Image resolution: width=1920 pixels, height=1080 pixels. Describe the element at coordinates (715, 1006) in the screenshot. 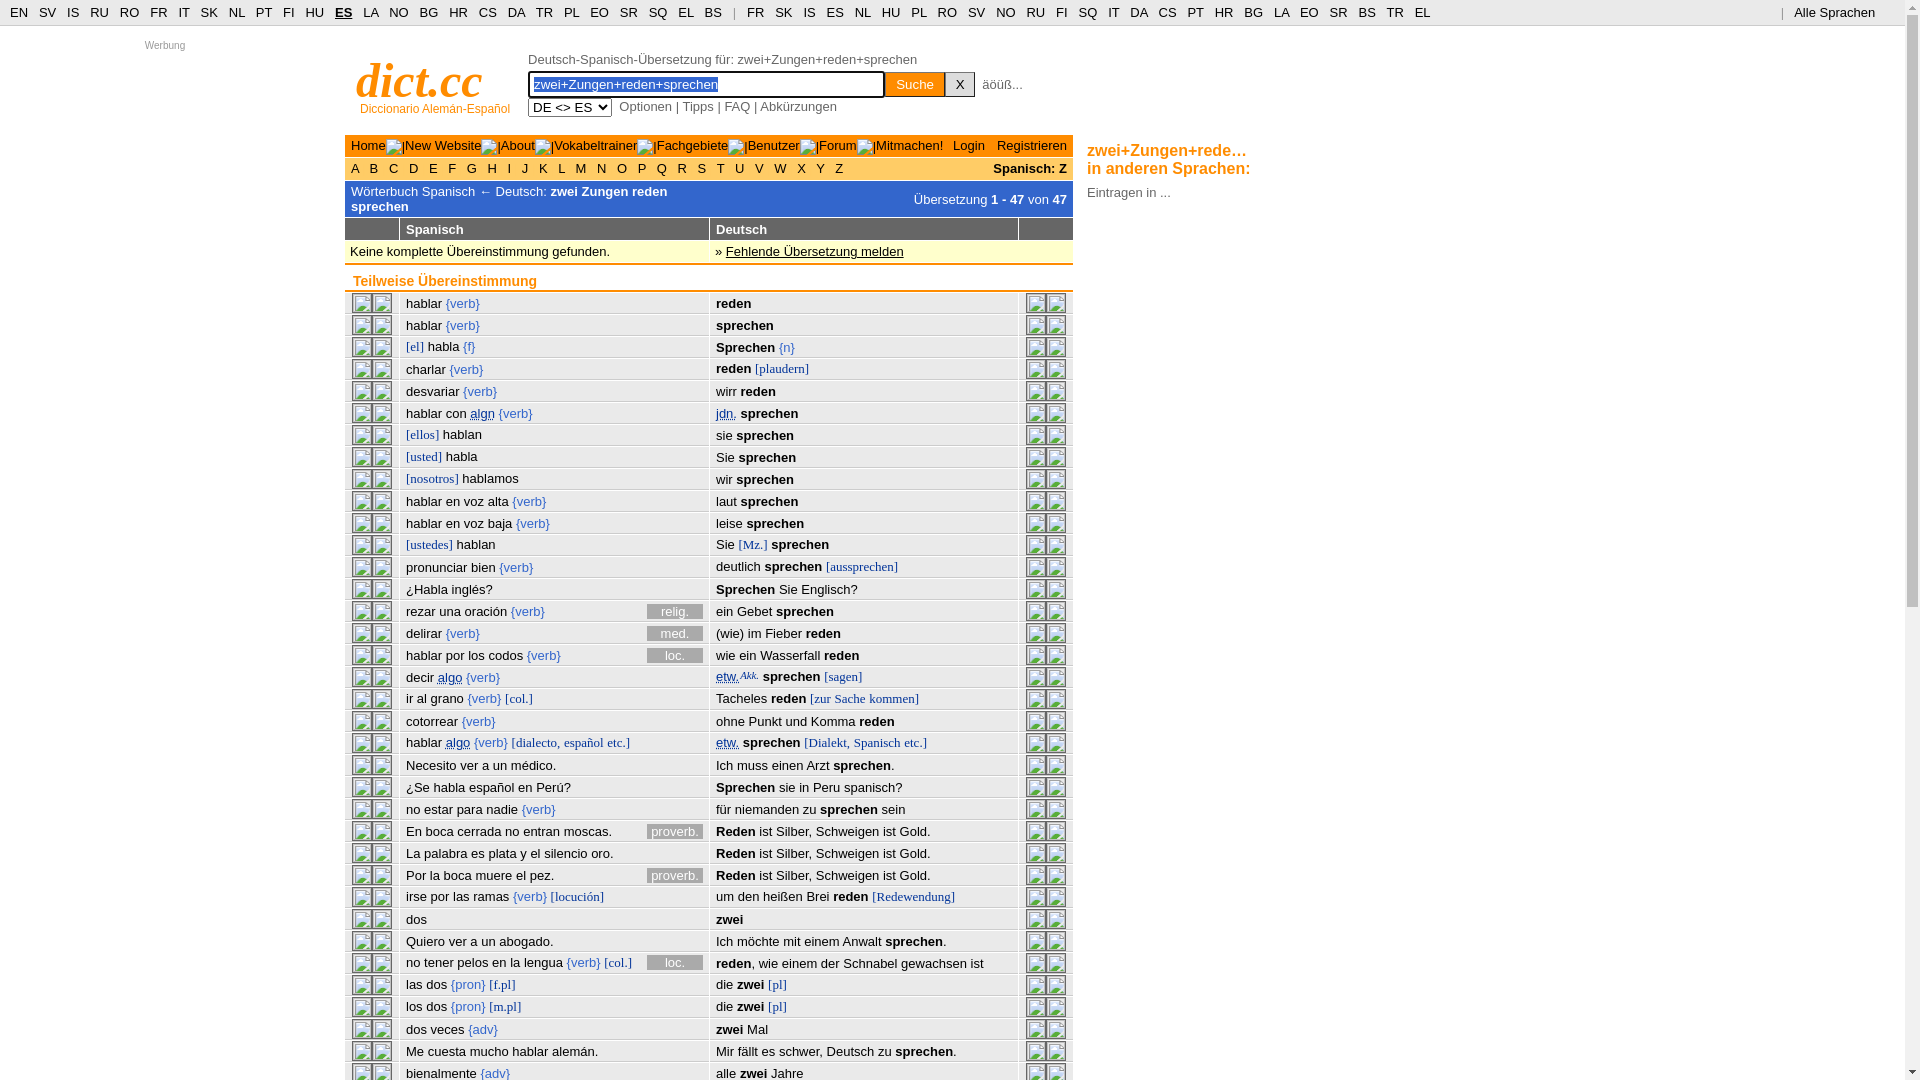

I see `'die'` at that location.